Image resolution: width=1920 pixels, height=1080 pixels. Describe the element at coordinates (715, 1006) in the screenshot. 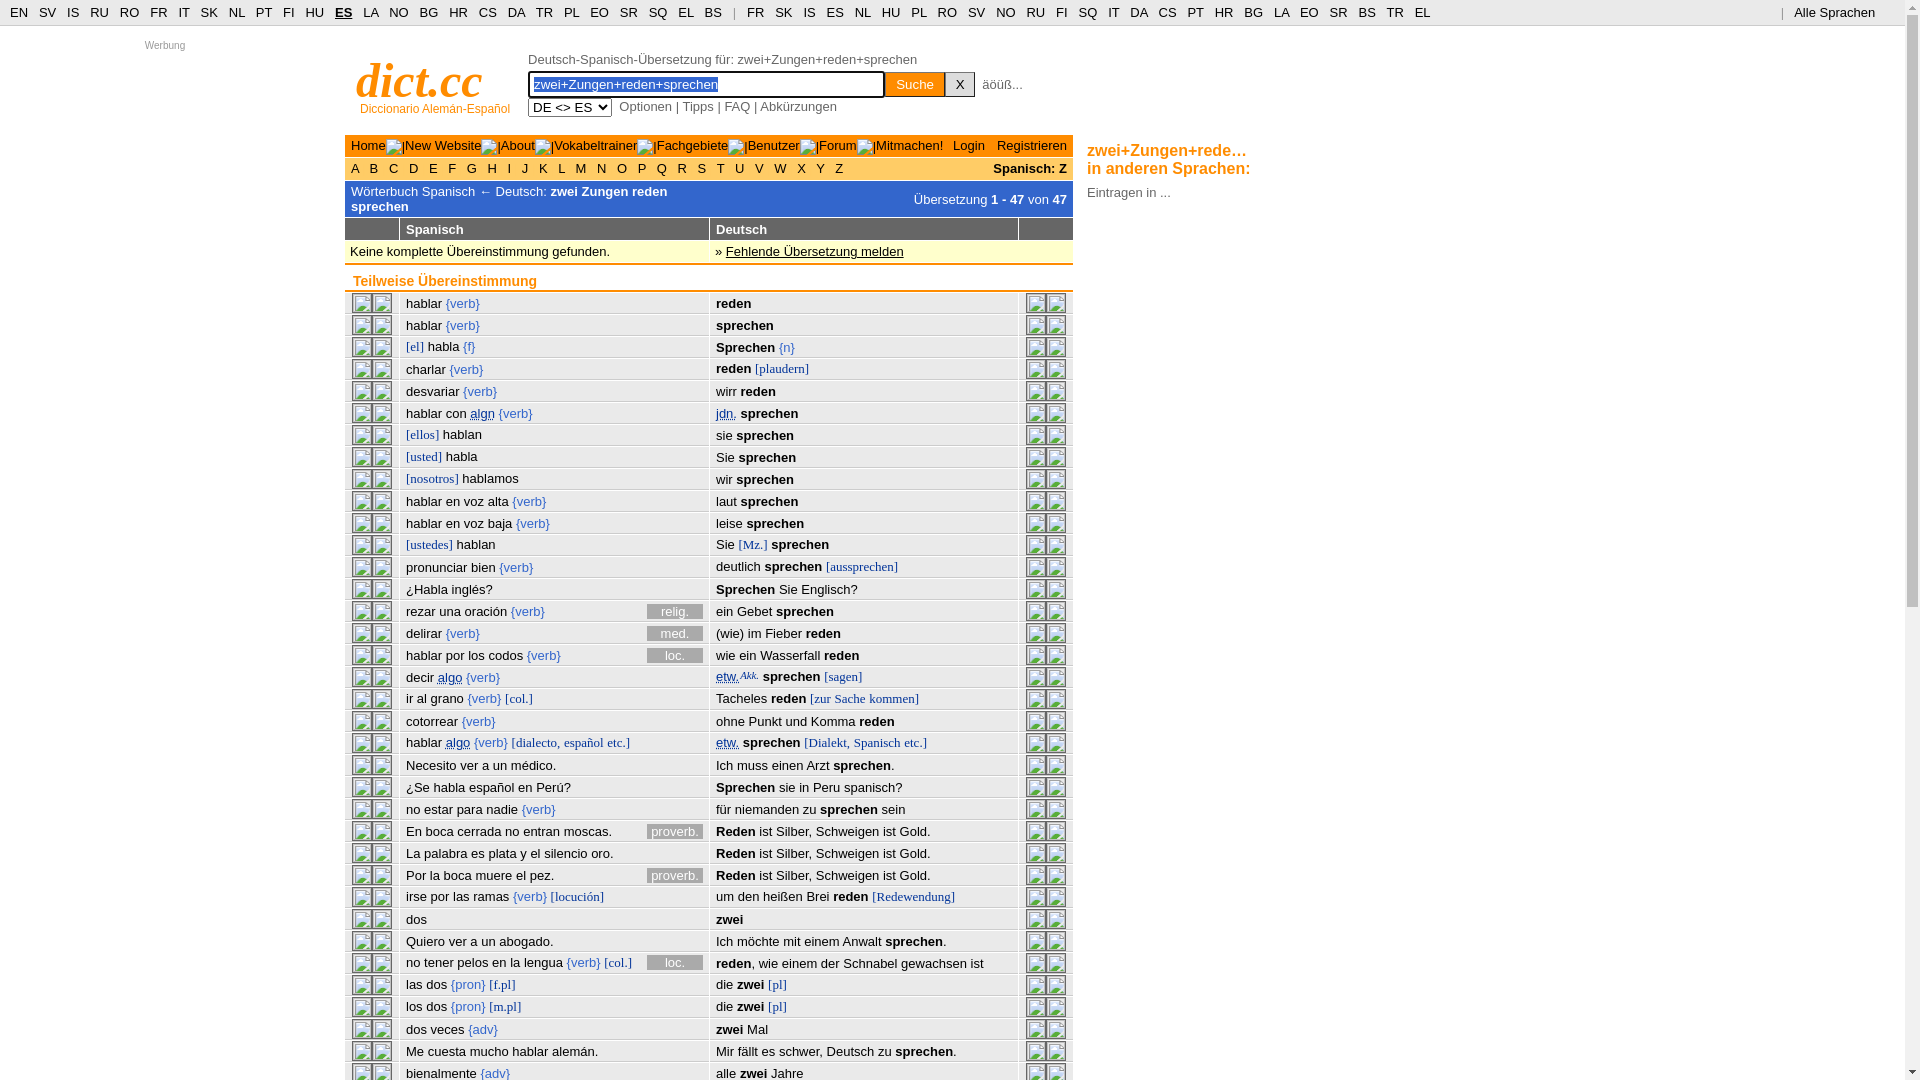

I see `'die'` at that location.